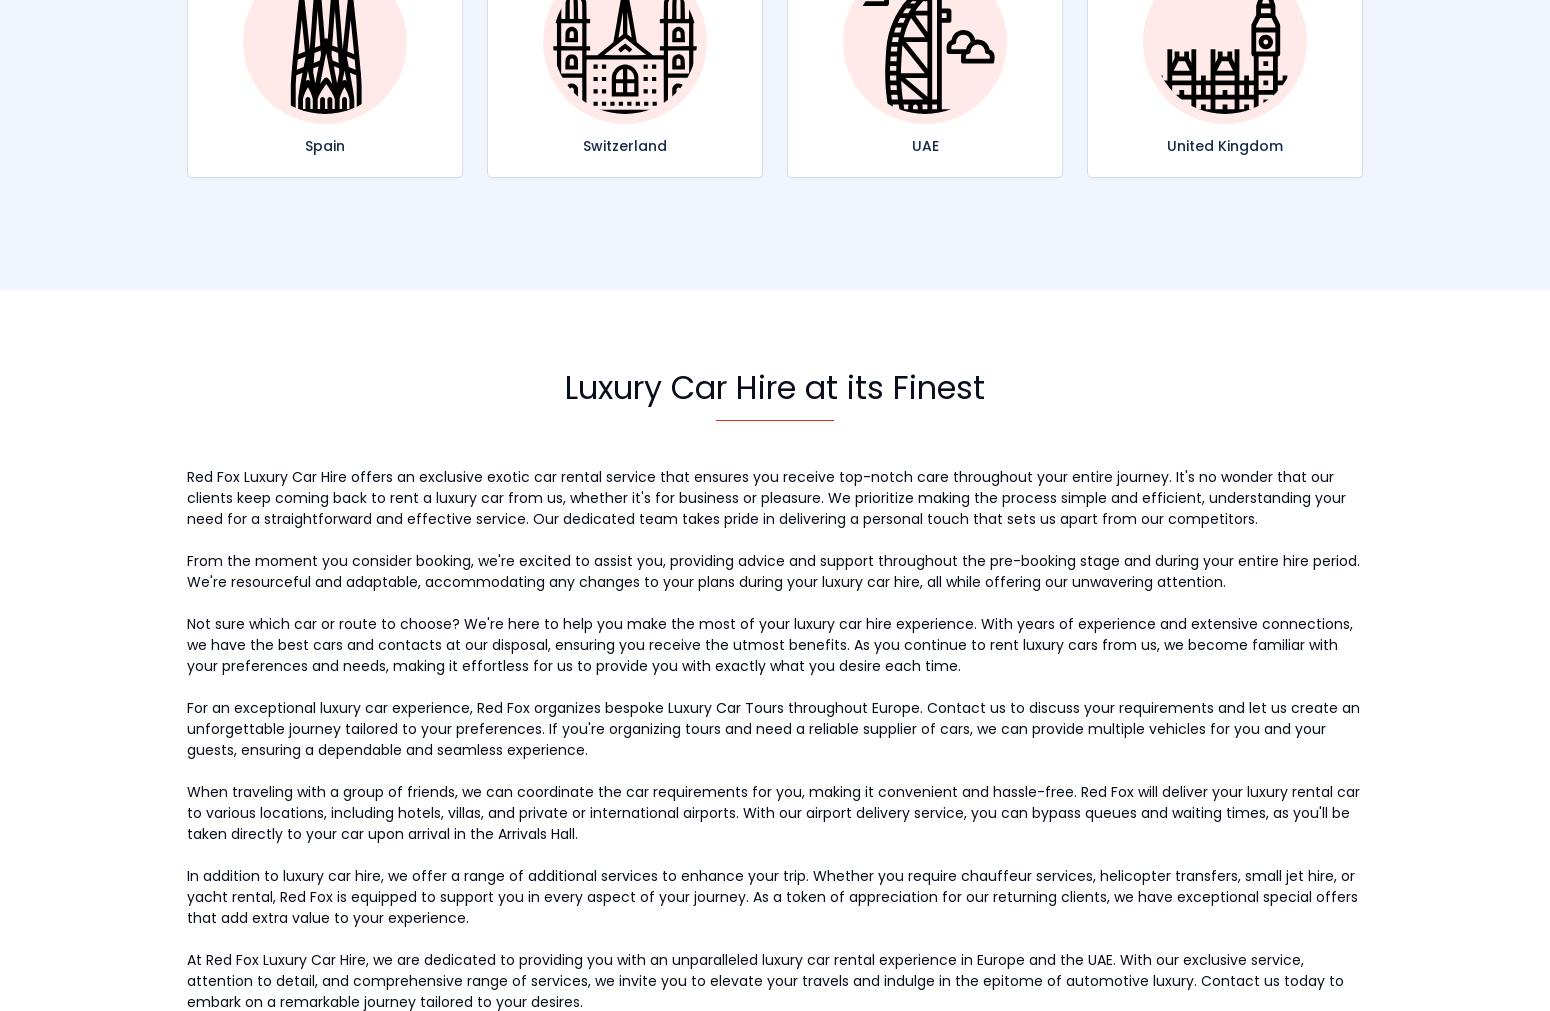 The height and width of the screenshot is (1011, 1550). Describe the element at coordinates (766, 496) in the screenshot. I see `'Red Fox Luxury Car Hire offers an exclusive exotic car rental service that ensures you receive top-notch care throughout your entire journey. It's no wonder that our clients keep coming back to rent a luxury car from us, whether it's for business or pleasure. We prioritize making the process simple and efficient, understanding your need for a straightforward and effective service. Our dedicated team takes pride in delivering a personal touch that sets us apart from our competitors.'` at that location.